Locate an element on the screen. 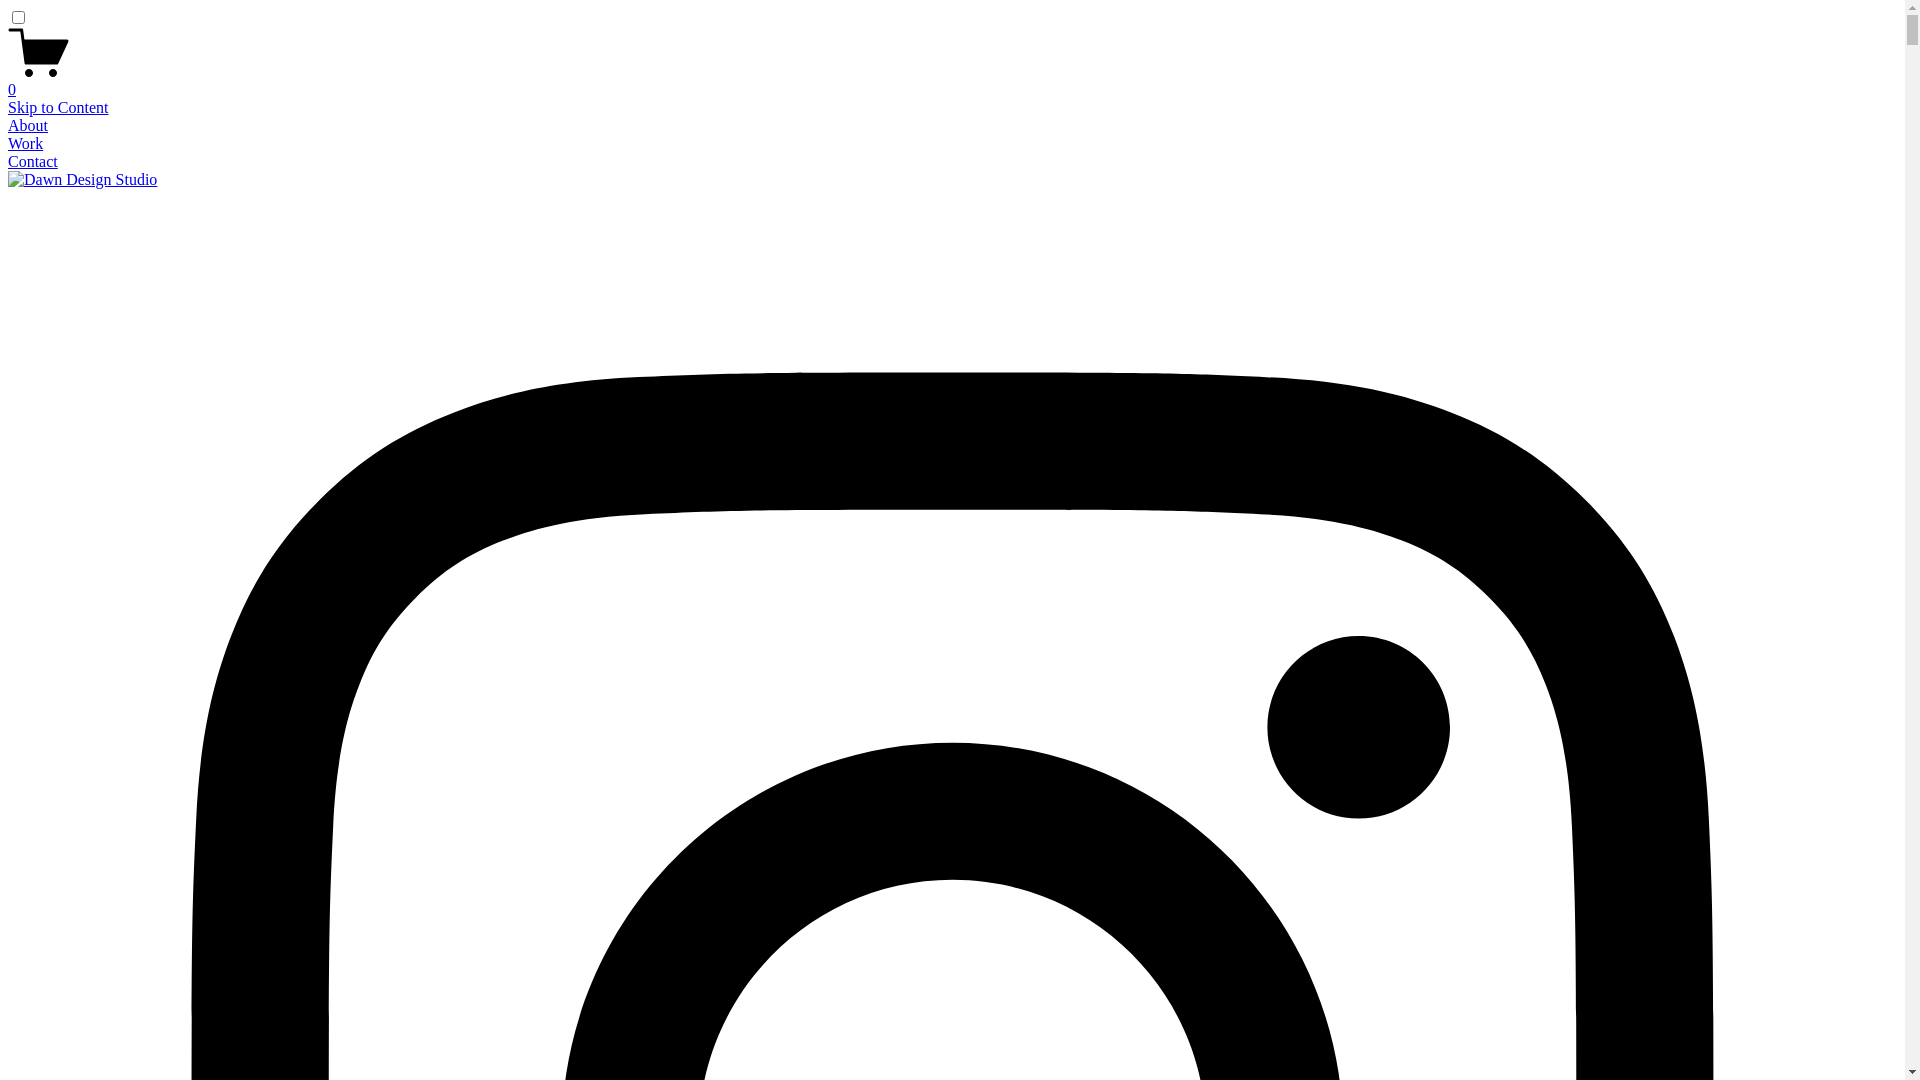  'Skip to Content' is located at coordinates (57, 107).